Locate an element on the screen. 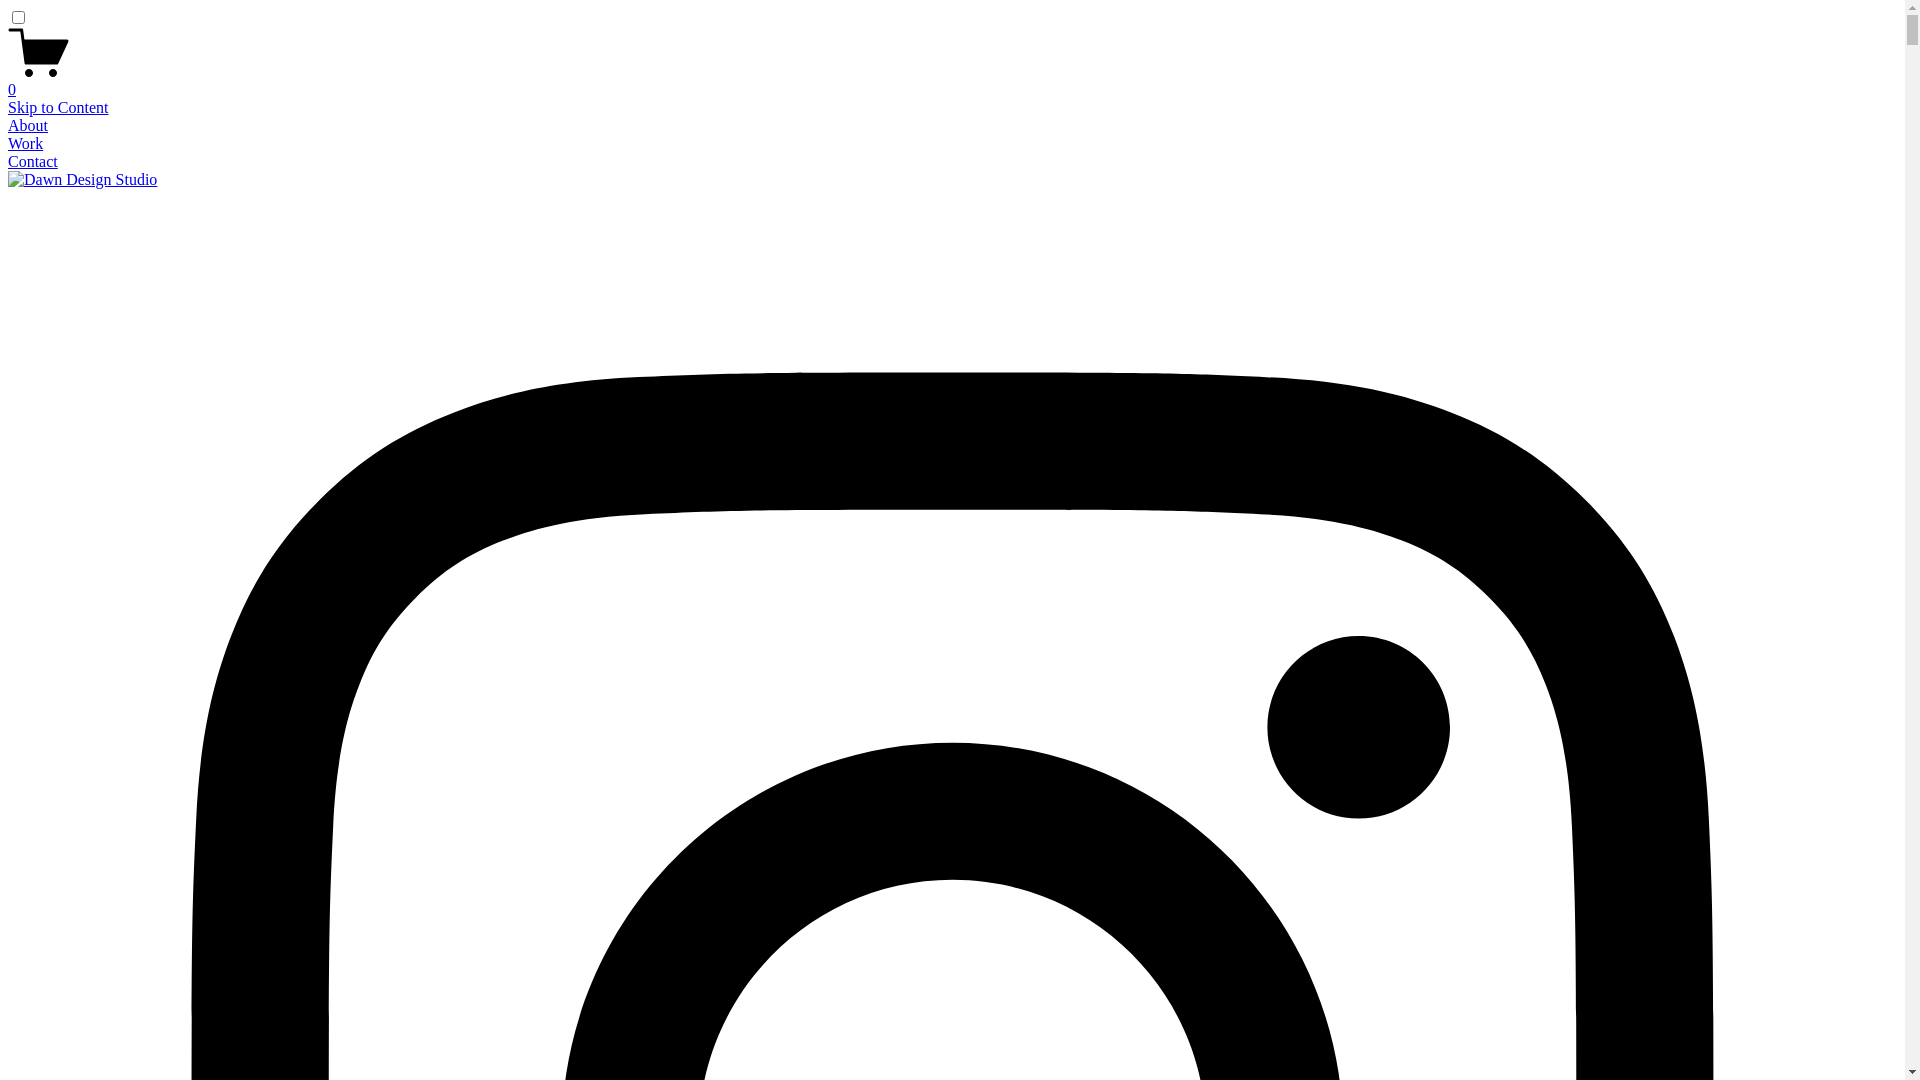  'Skip to Content' is located at coordinates (57, 107).